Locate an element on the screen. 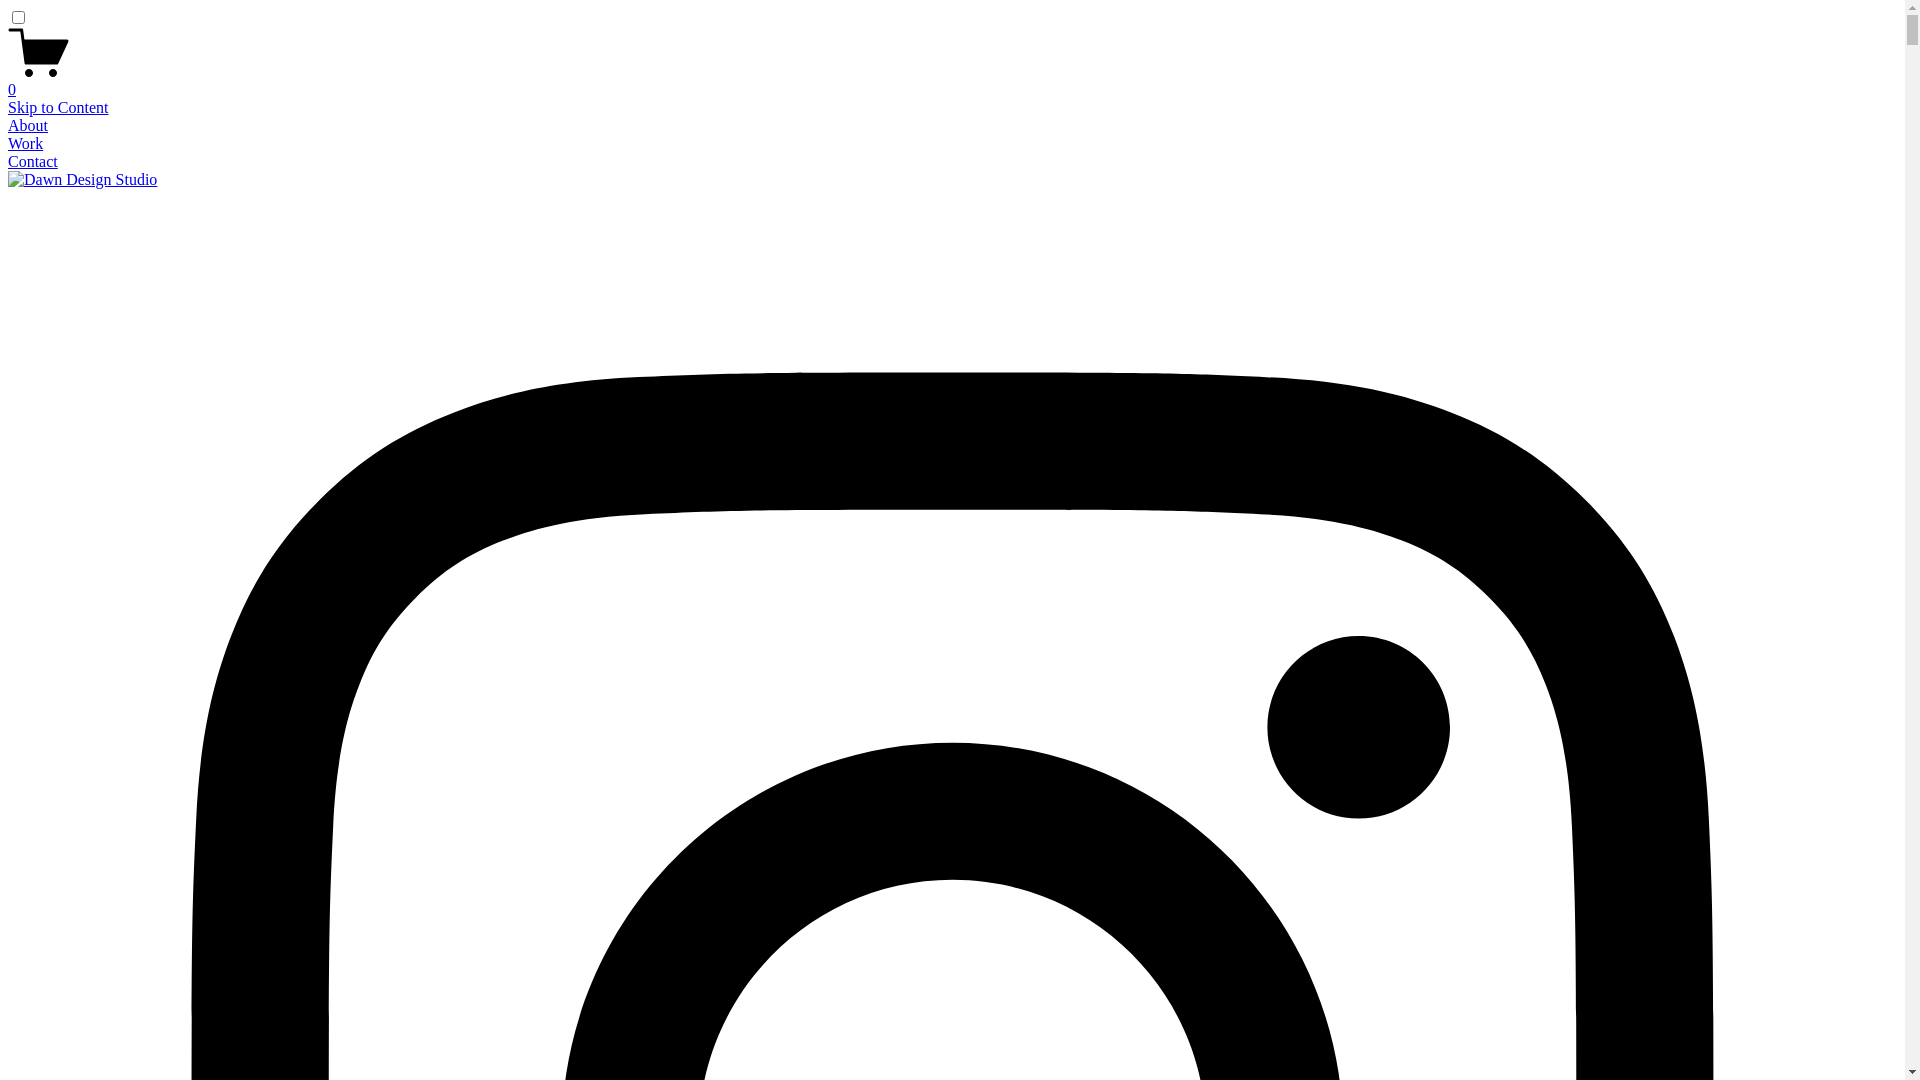  'Skip to Content' is located at coordinates (57, 107).